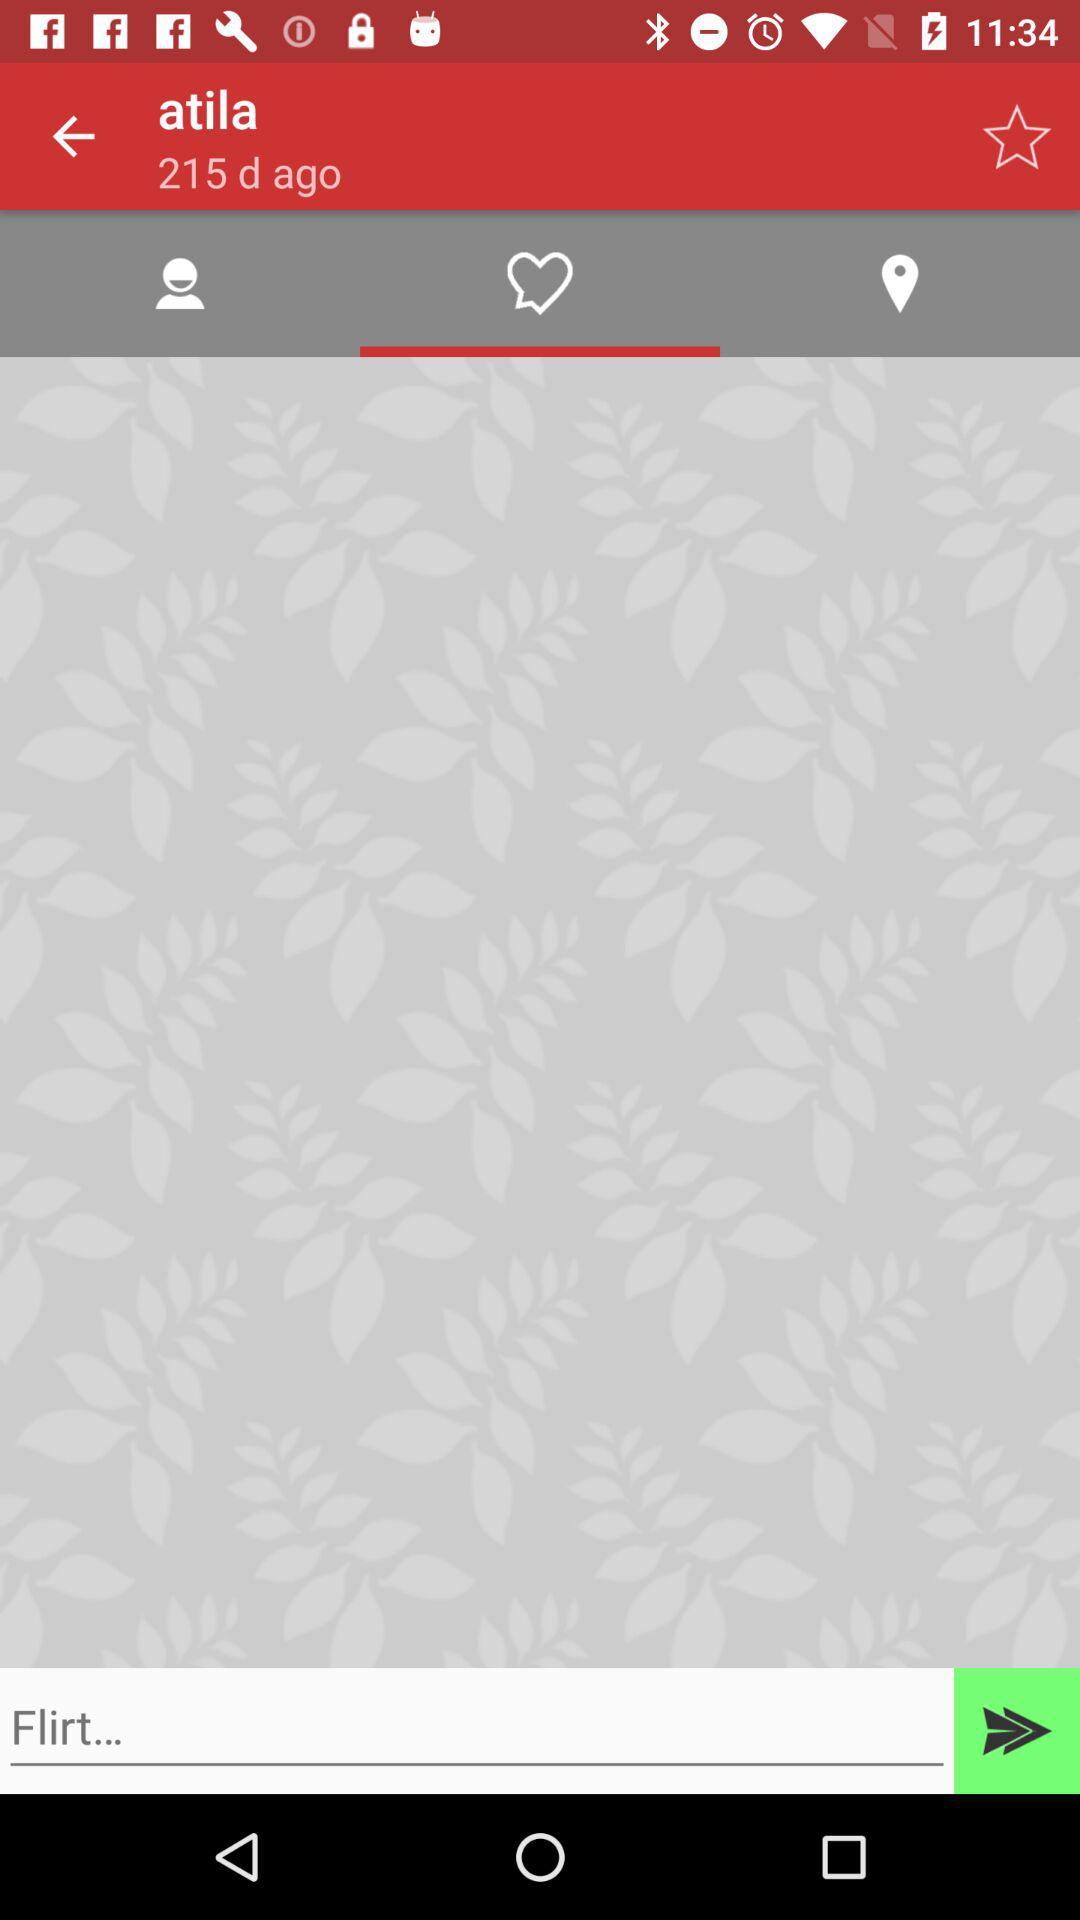  Describe the element at coordinates (1017, 1730) in the screenshot. I see `multi` at that location.